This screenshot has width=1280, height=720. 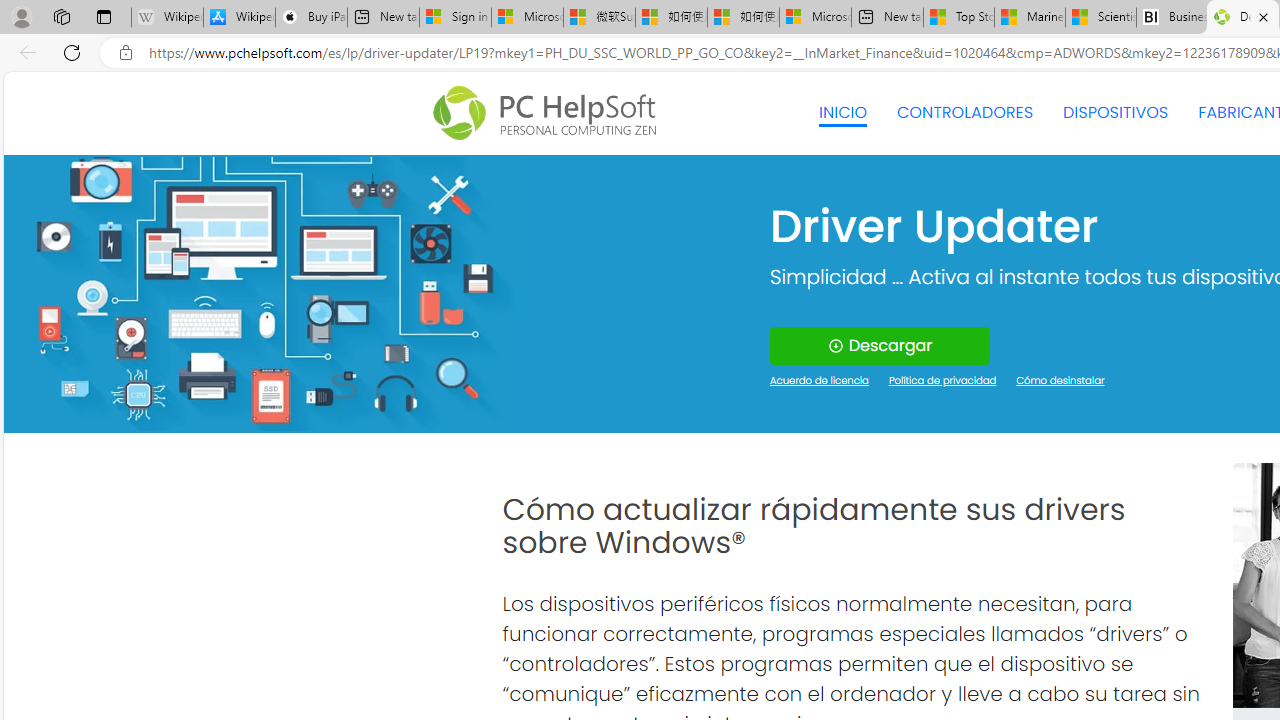 What do you see at coordinates (965, 113) in the screenshot?
I see `'CONTROLADORES'` at bounding box center [965, 113].